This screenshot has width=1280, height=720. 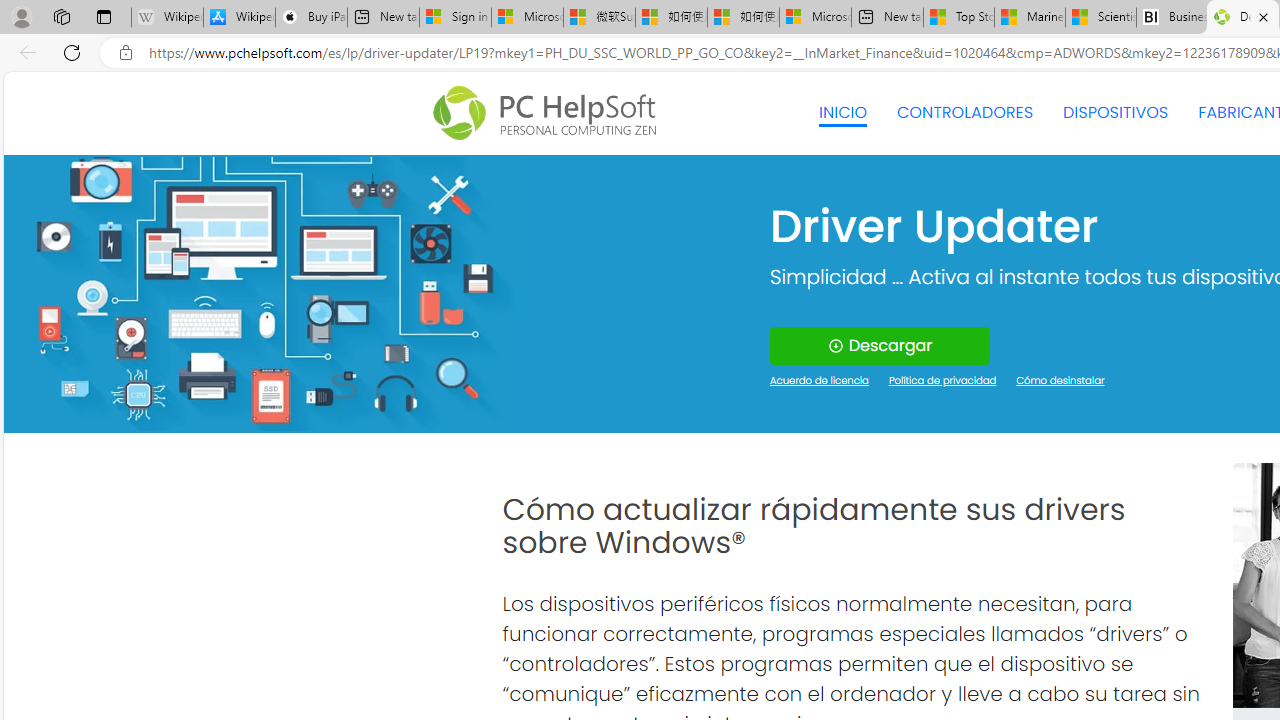 What do you see at coordinates (965, 113) in the screenshot?
I see `'CONTROLADORES'` at bounding box center [965, 113].